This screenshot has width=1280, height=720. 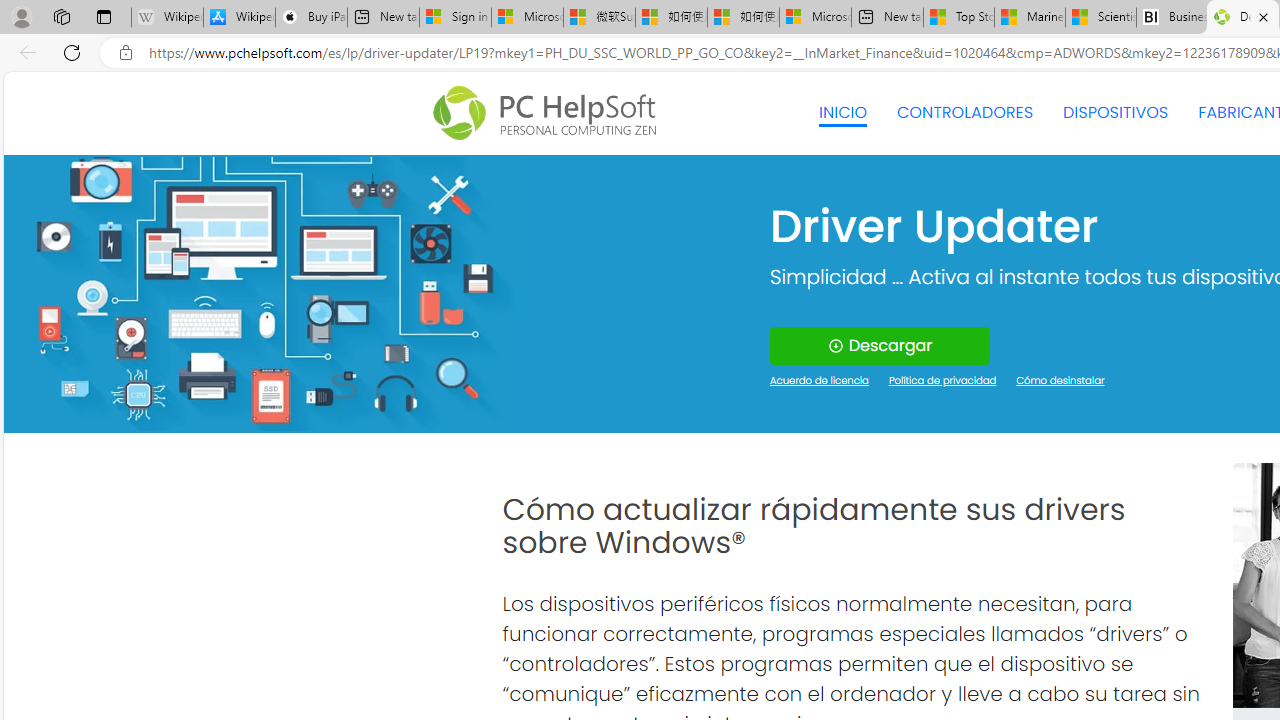 What do you see at coordinates (965, 113) in the screenshot?
I see `'CONTROLADORES'` at bounding box center [965, 113].